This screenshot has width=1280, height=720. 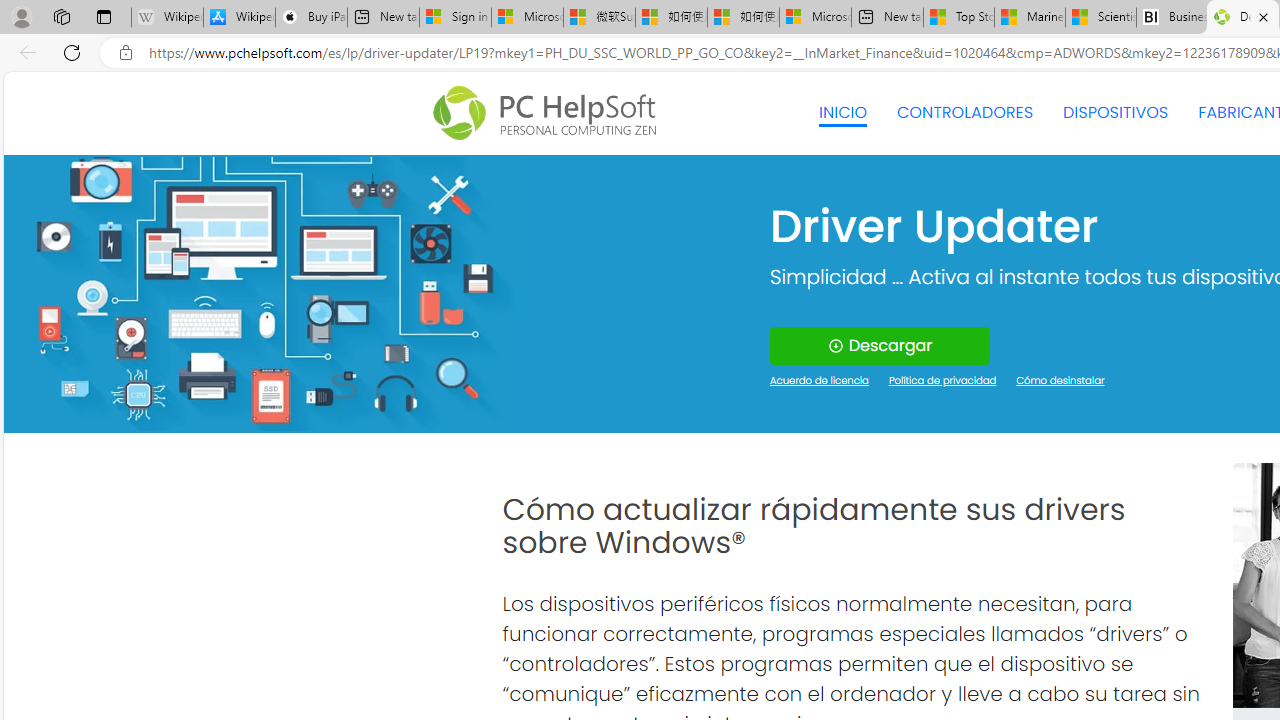 What do you see at coordinates (965, 113) in the screenshot?
I see `'CONTROLADORES'` at bounding box center [965, 113].